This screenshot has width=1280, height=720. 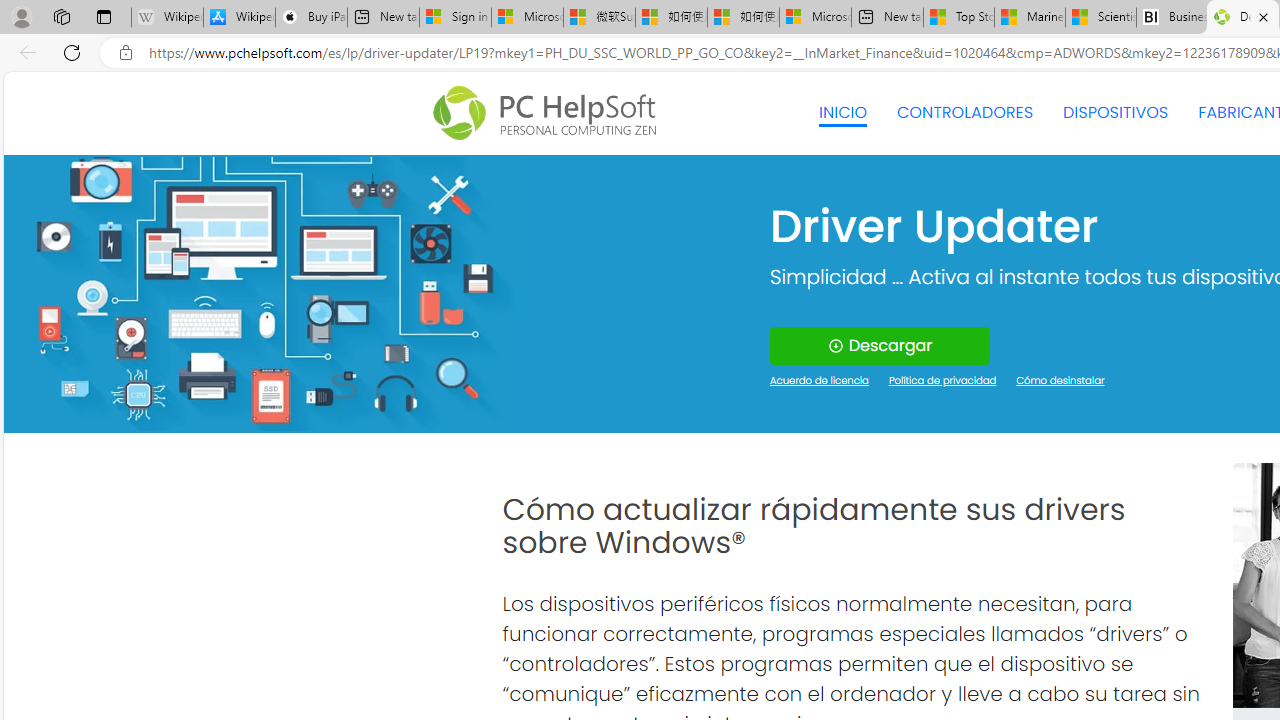 What do you see at coordinates (965, 113) in the screenshot?
I see `'CONTROLADORES'` at bounding box center [965, 113].